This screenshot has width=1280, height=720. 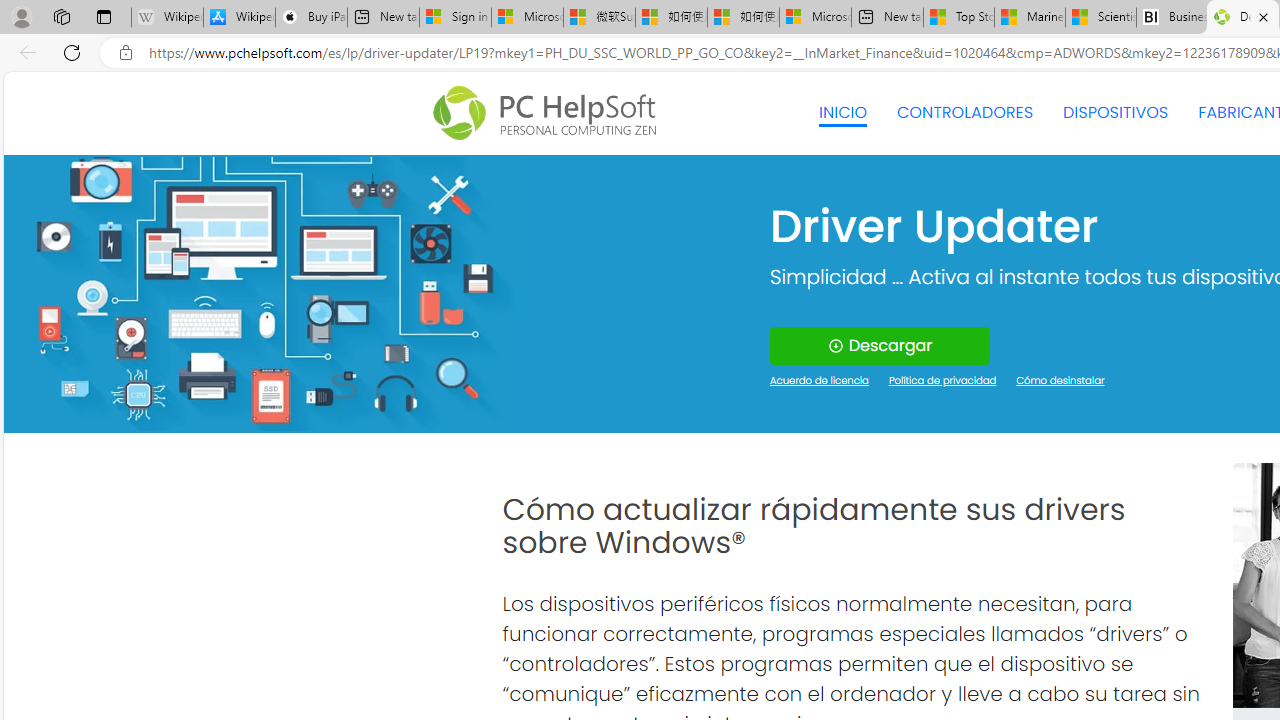 What do you see at coordinates (965, 113) in the screenshot?
I see `'CONTROLADORES'` at bounding box center [965, 113].